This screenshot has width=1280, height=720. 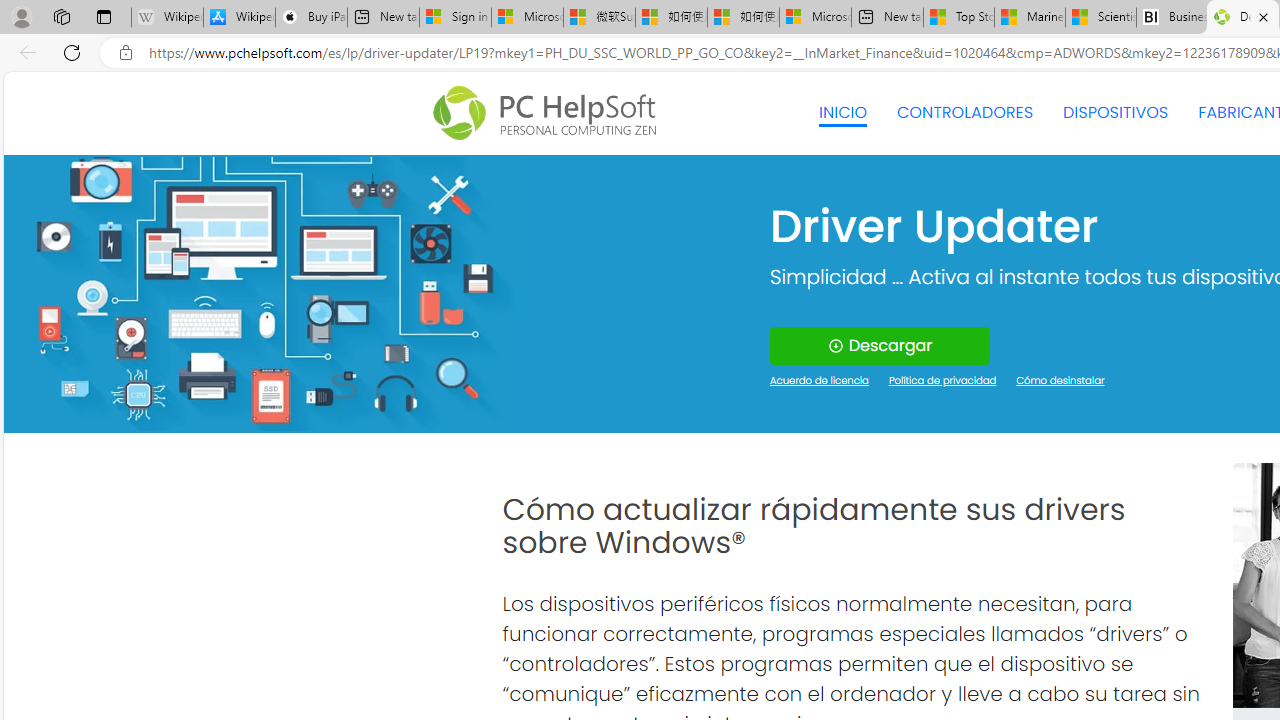 What do you see at coordinates (965, 113) in the screenshot?
I see `'CONTROLADORES'` at bounding box center [965, 113].